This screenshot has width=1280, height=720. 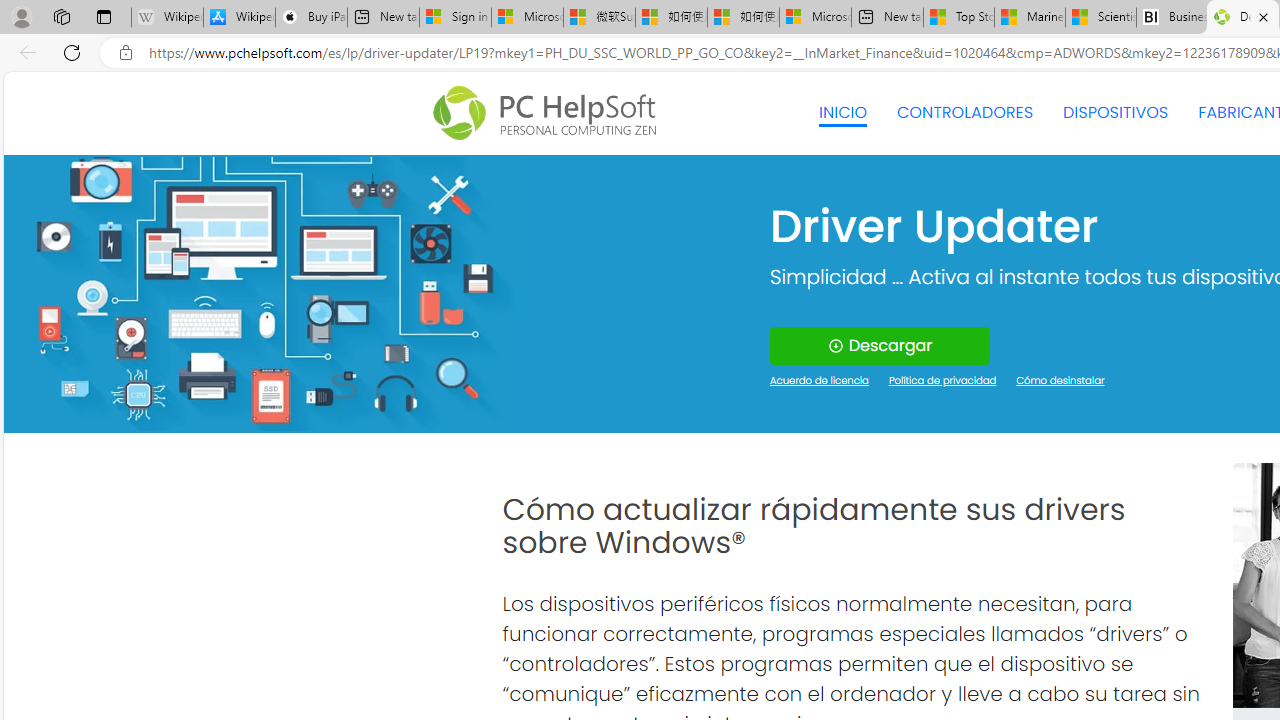 What do you see at coordinates (965, 113) in the screenshot?
I see `'CONTROLADORES'` at bounding box center [965, 113].